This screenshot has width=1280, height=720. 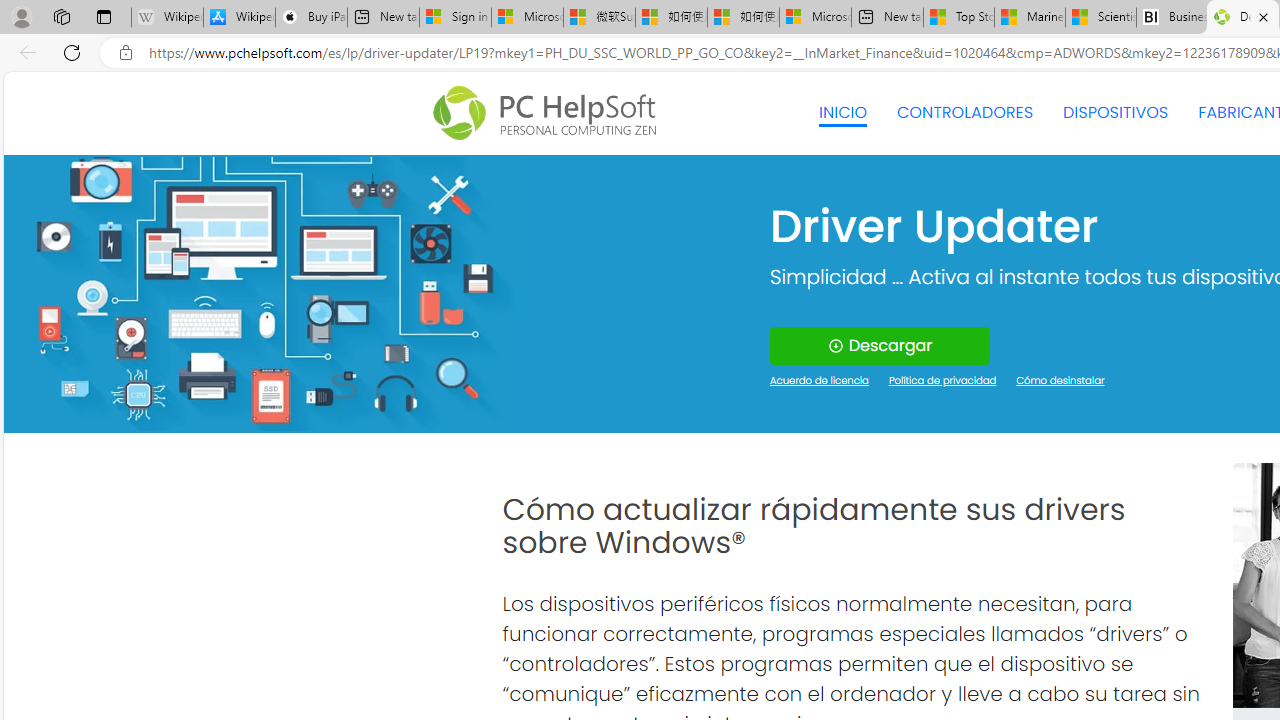 What do you see at coordinates (965, 113) in the screenshot?
I see `'CONTROLADORES'` at bounding box center [965, 113].